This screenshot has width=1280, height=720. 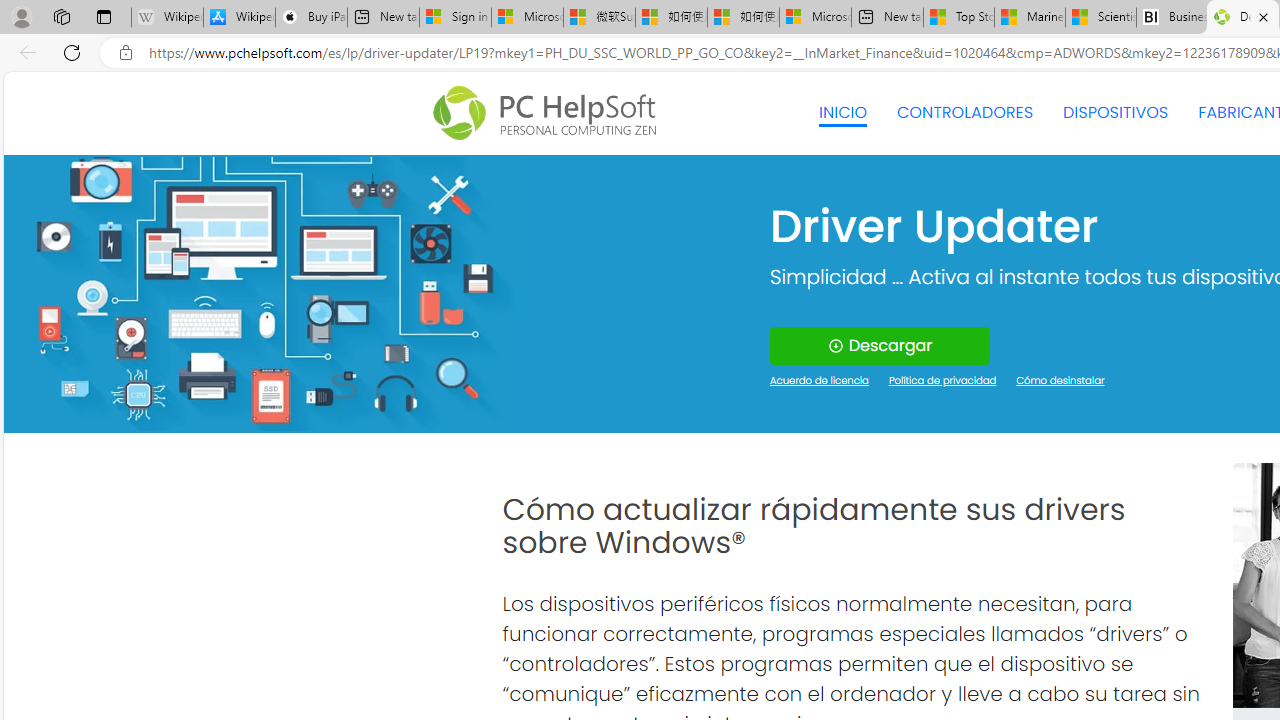 What do you see at coordinates (965, 113) in the screenshot?
I see `'CONTROLADORES'` at bounding box center [965, 113].